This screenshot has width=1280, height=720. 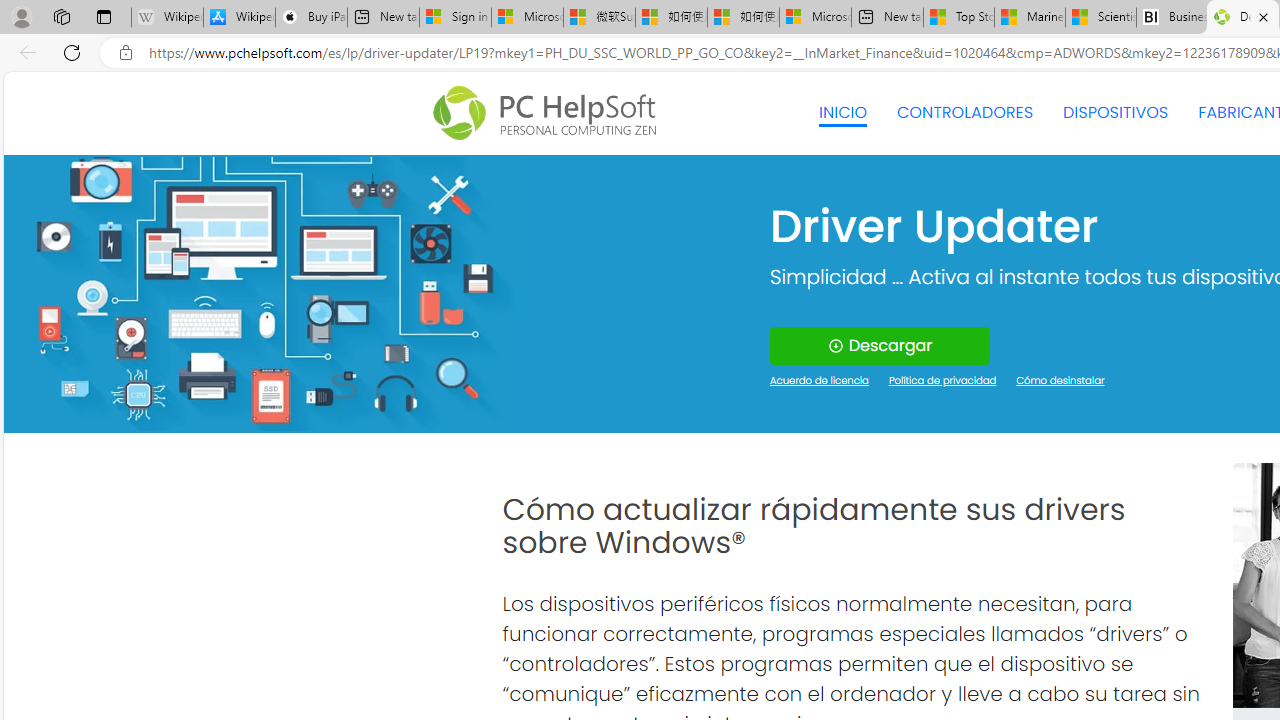 What do you see at coordinates (965, 113) in the screenshot?
I see `'CONTROLADORES'` at bounding box center [965, 113].